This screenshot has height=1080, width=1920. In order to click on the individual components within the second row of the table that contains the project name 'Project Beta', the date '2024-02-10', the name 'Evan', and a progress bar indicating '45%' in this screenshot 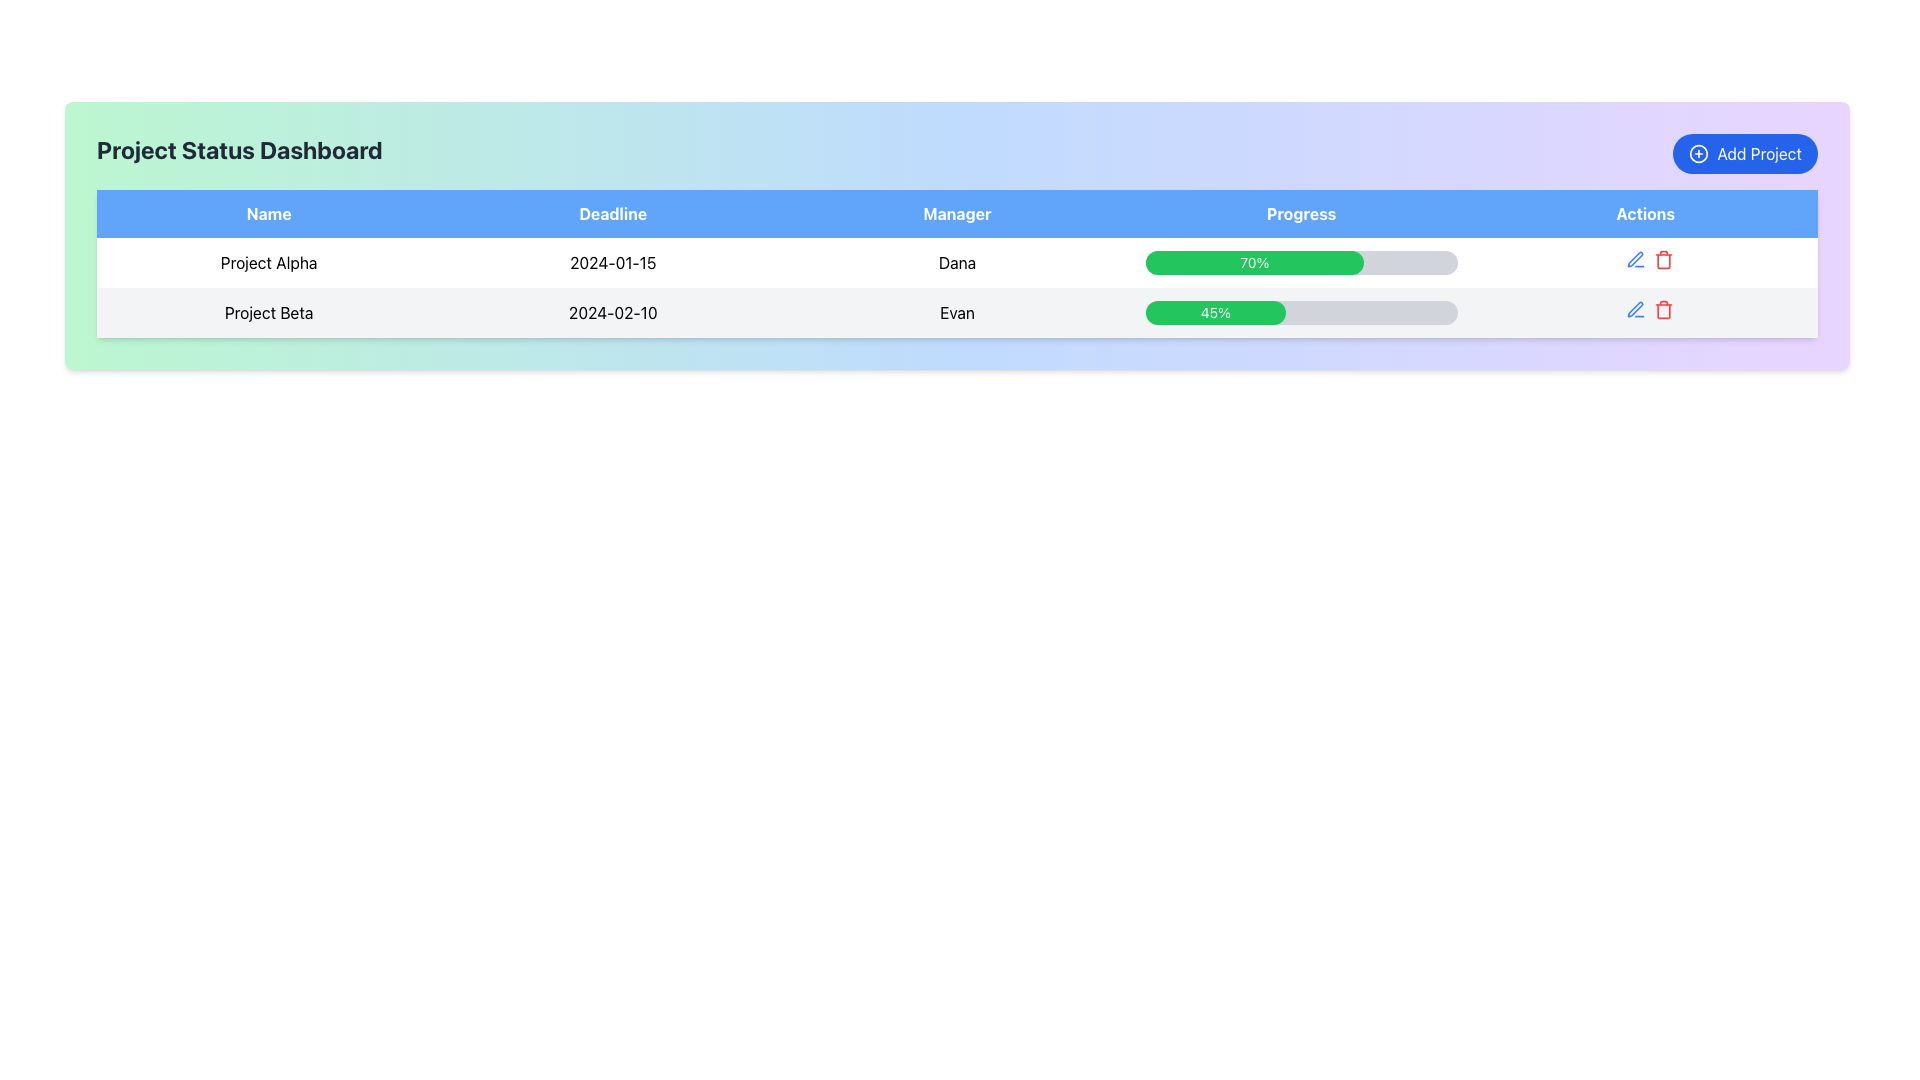, I will do `click(956, 312)`.